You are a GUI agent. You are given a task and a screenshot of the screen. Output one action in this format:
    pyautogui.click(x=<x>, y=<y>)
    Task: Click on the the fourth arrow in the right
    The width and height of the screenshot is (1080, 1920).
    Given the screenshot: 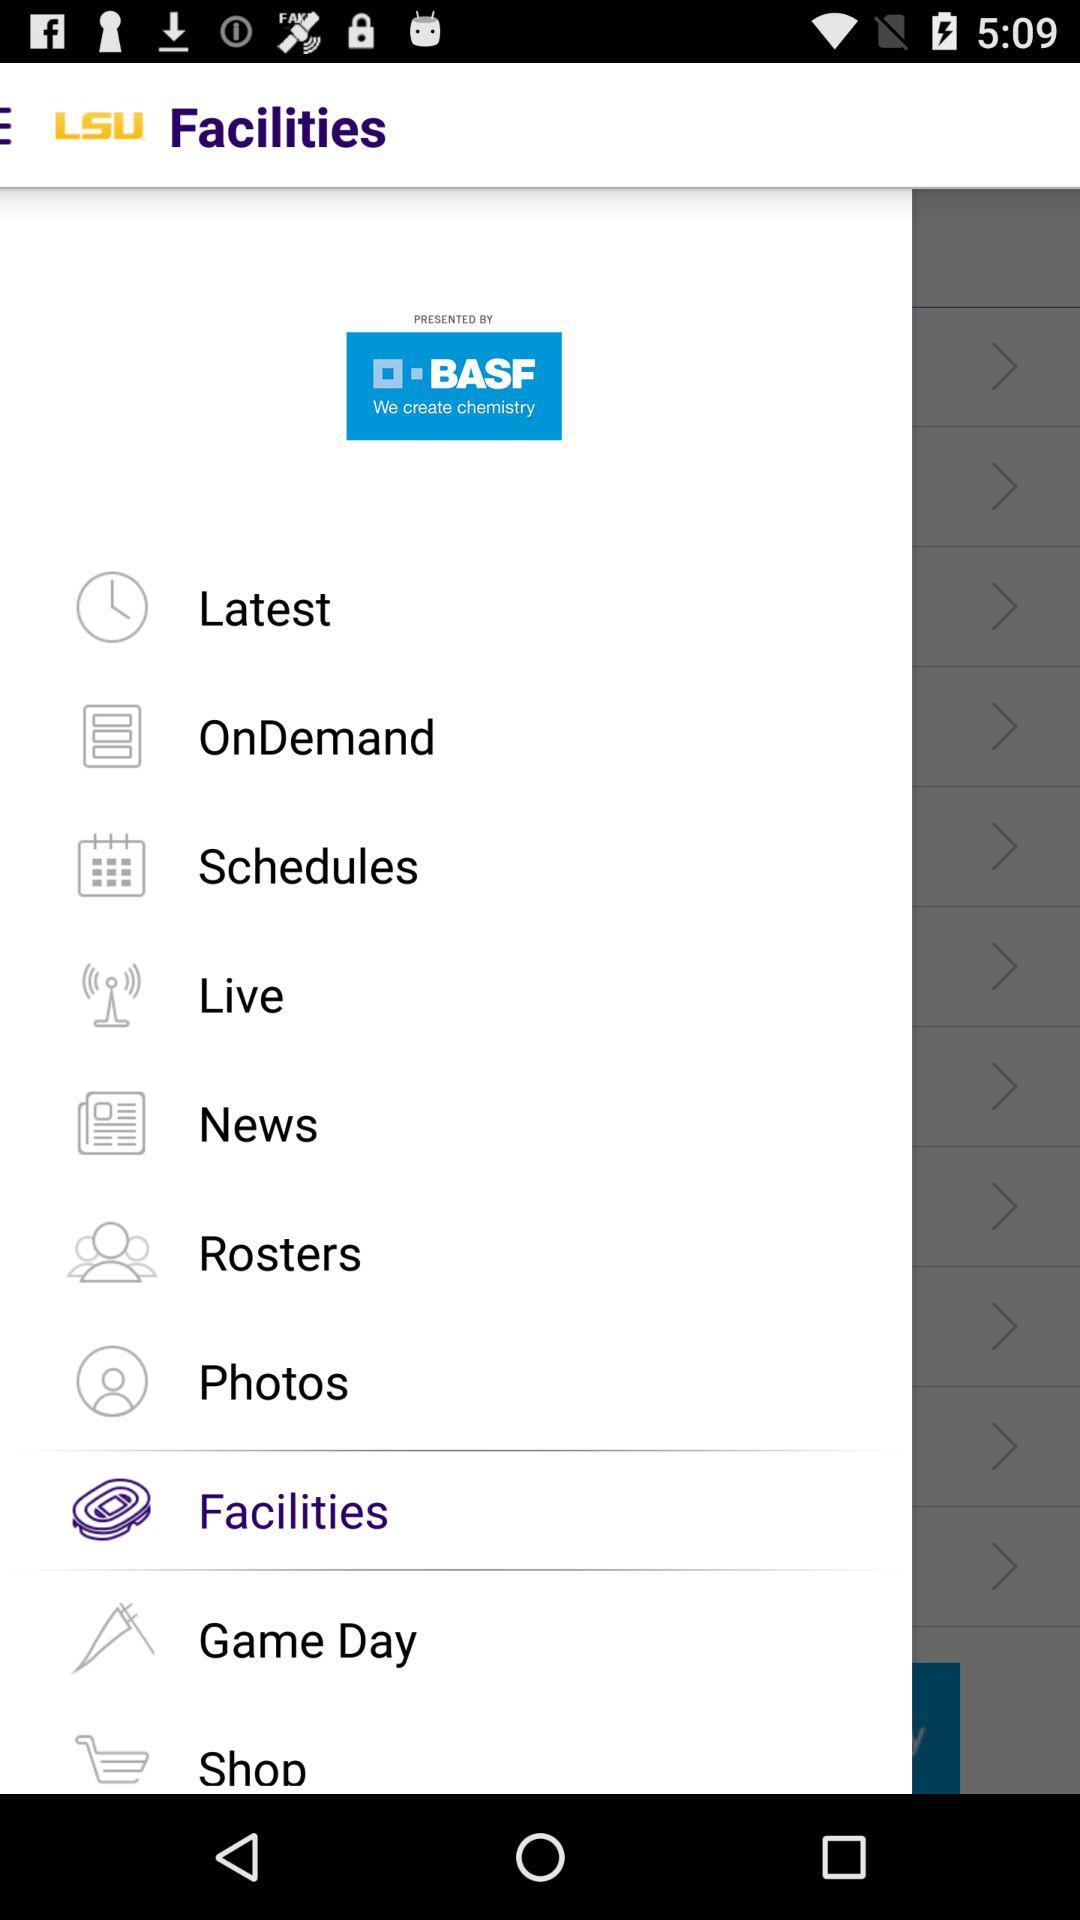 What is the action you would take?
    pyautogui.click(x=1004, y=725)
    